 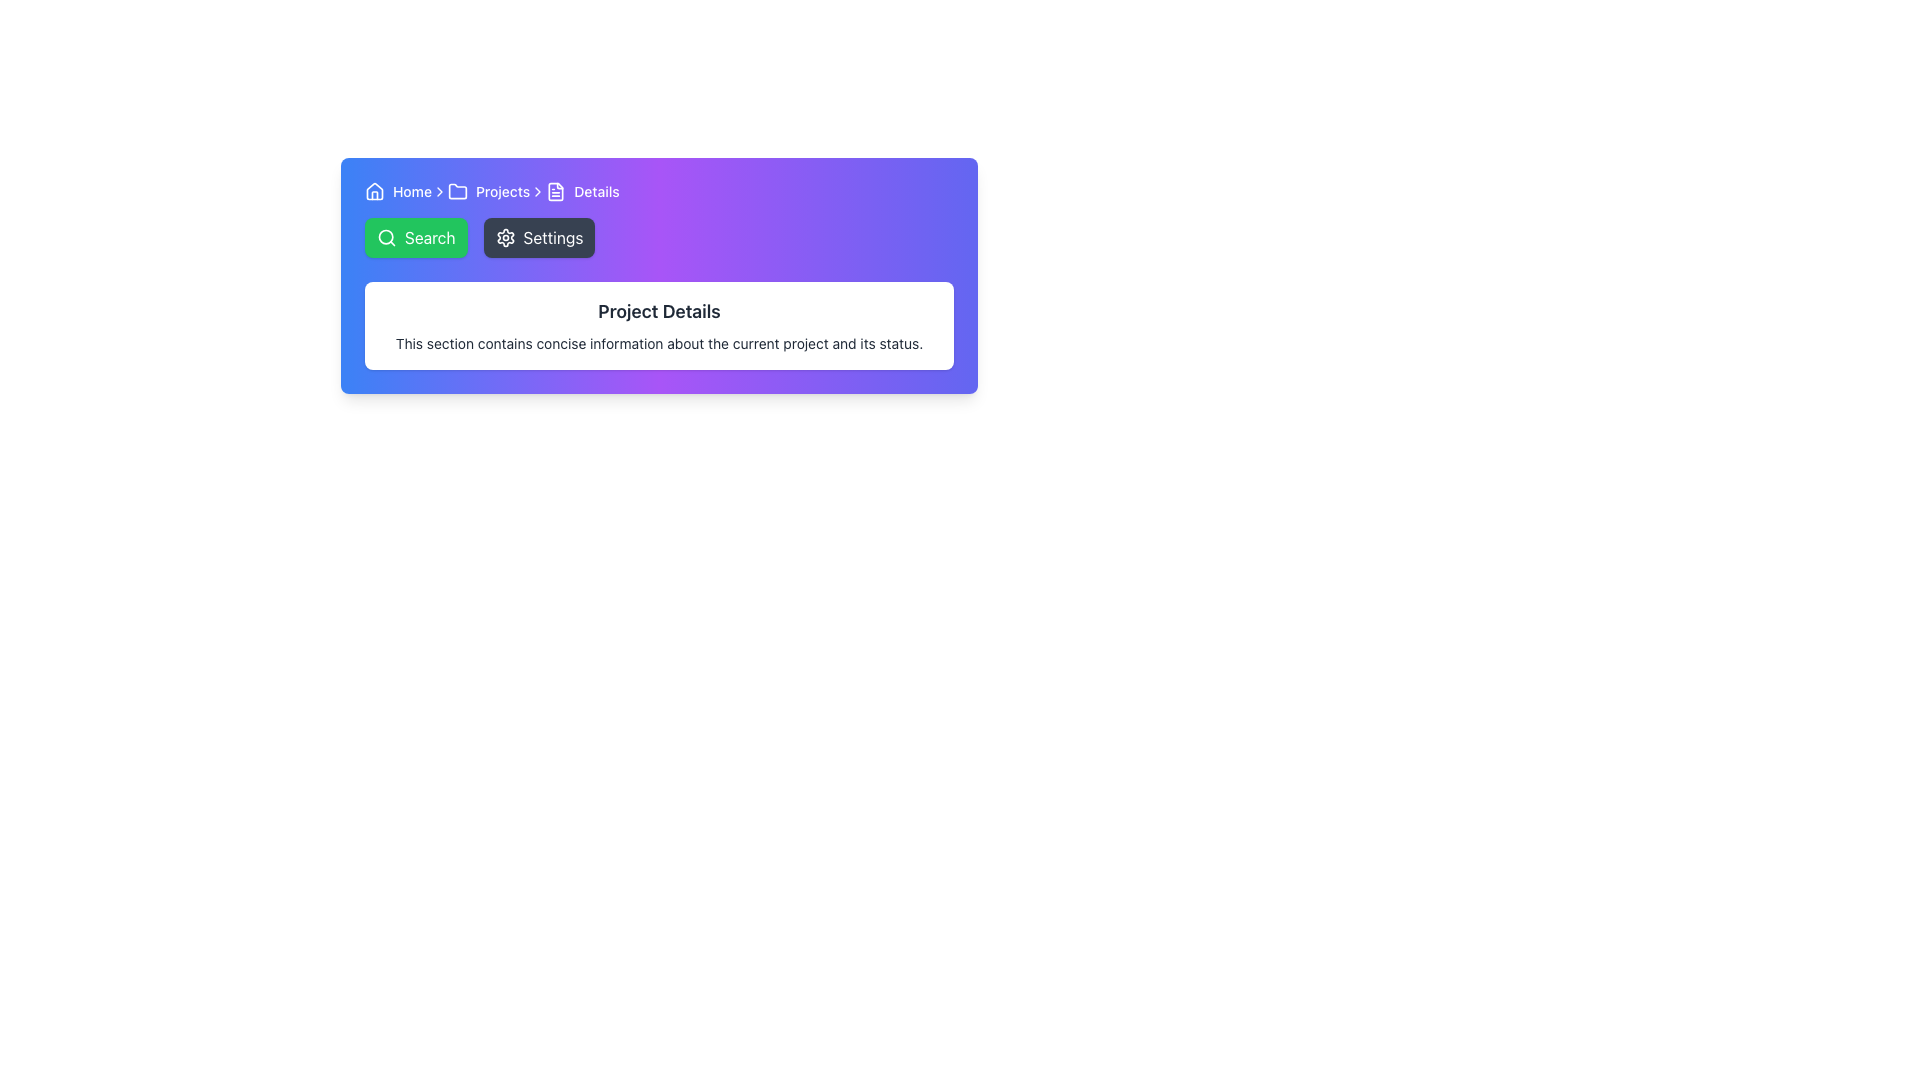 I want to click on the Breadcrumb text label, which serves as the initial link in the breadcrumb navigation bar, allowing users to navigate back to the 'Home' section, so click(x=398, y=192).